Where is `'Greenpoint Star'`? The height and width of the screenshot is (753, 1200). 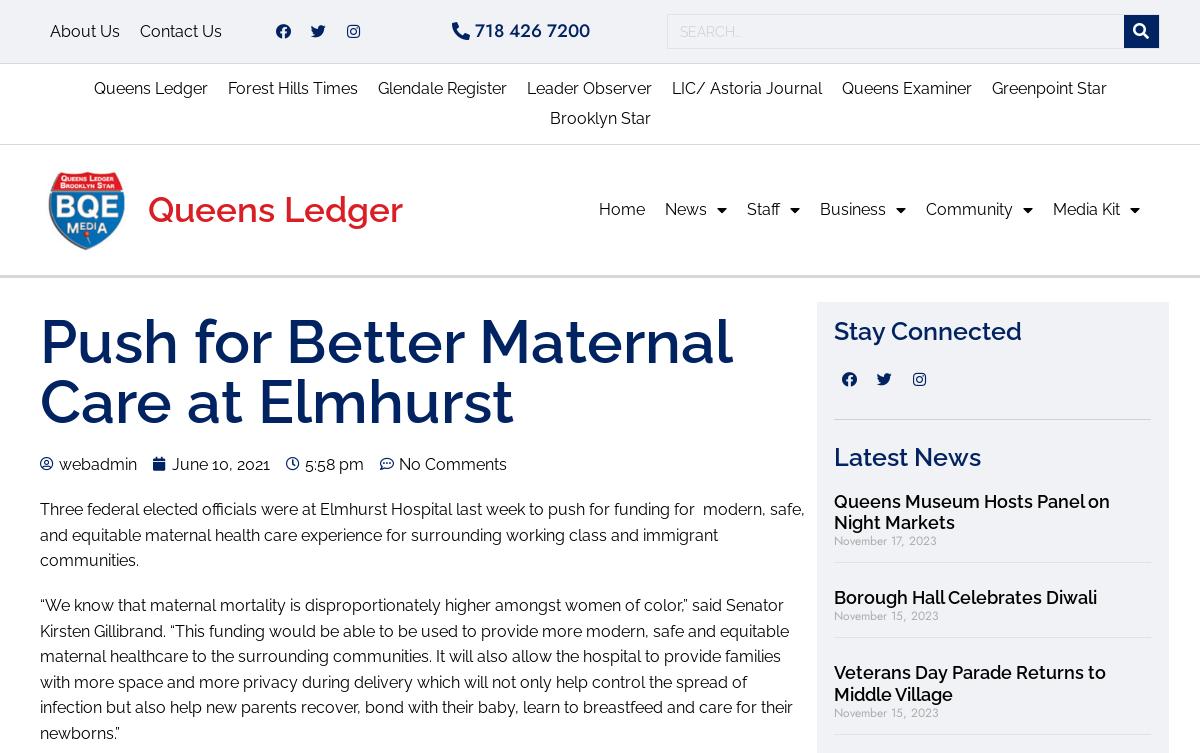 'Greenpoint Star' is located at coordinates (990, 88).